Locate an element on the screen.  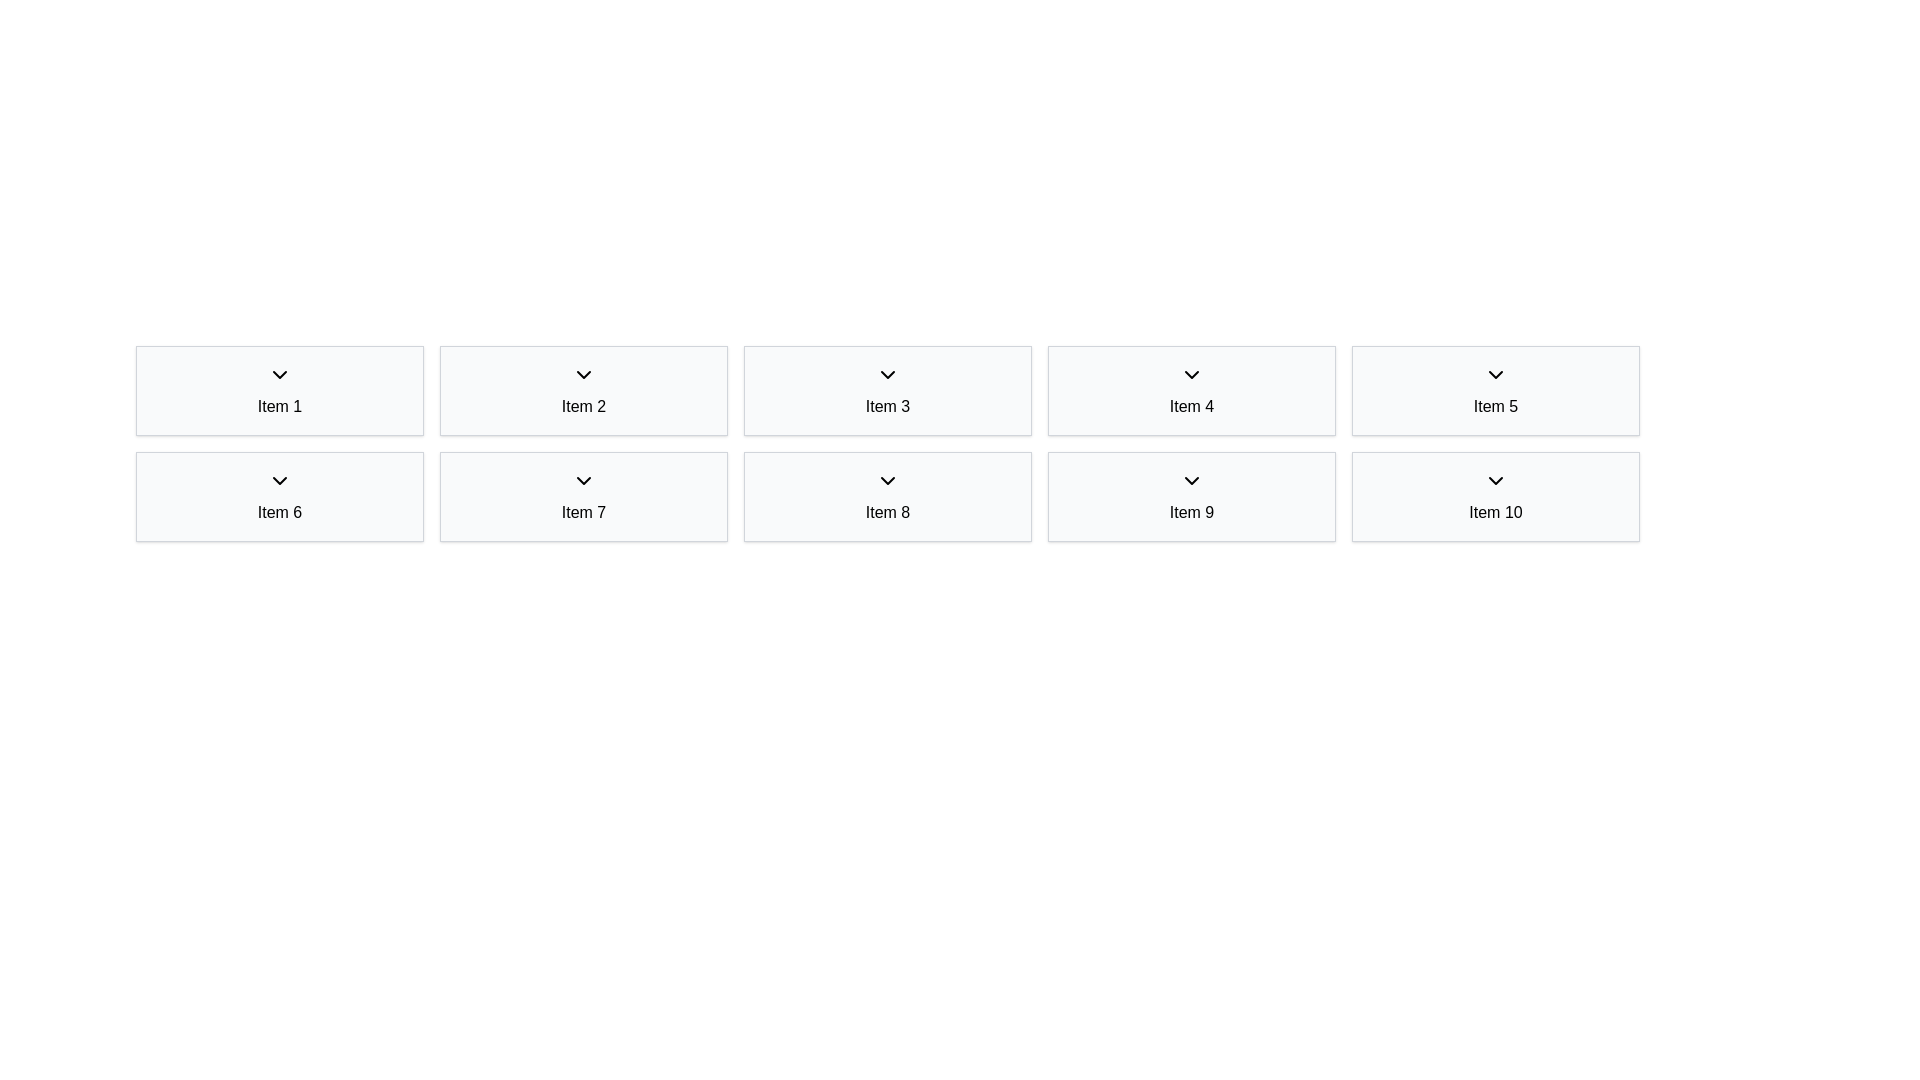
the static text label that represents 'Item 2', located in the second column of the first row of a grid layout is located at coordinates (583, 406).